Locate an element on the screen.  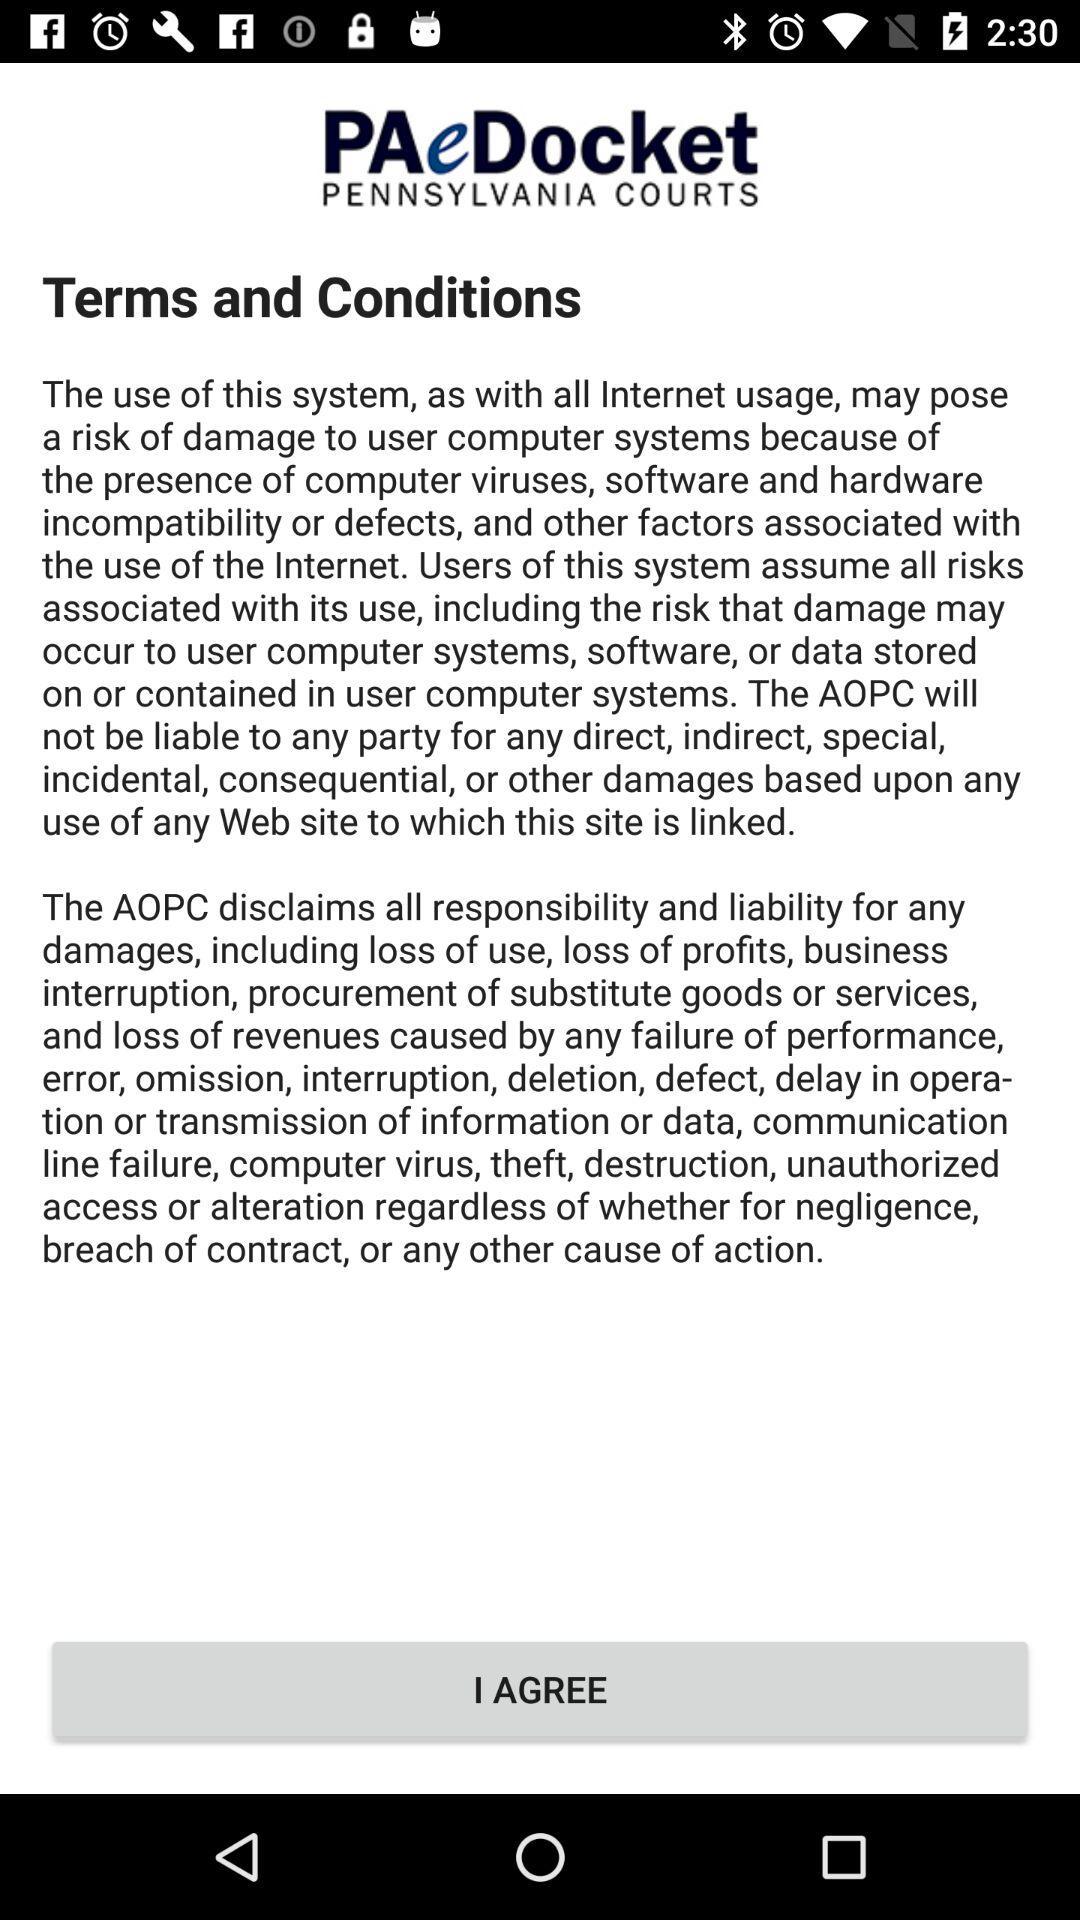
the i agree is located at coordinates (540, 1688).